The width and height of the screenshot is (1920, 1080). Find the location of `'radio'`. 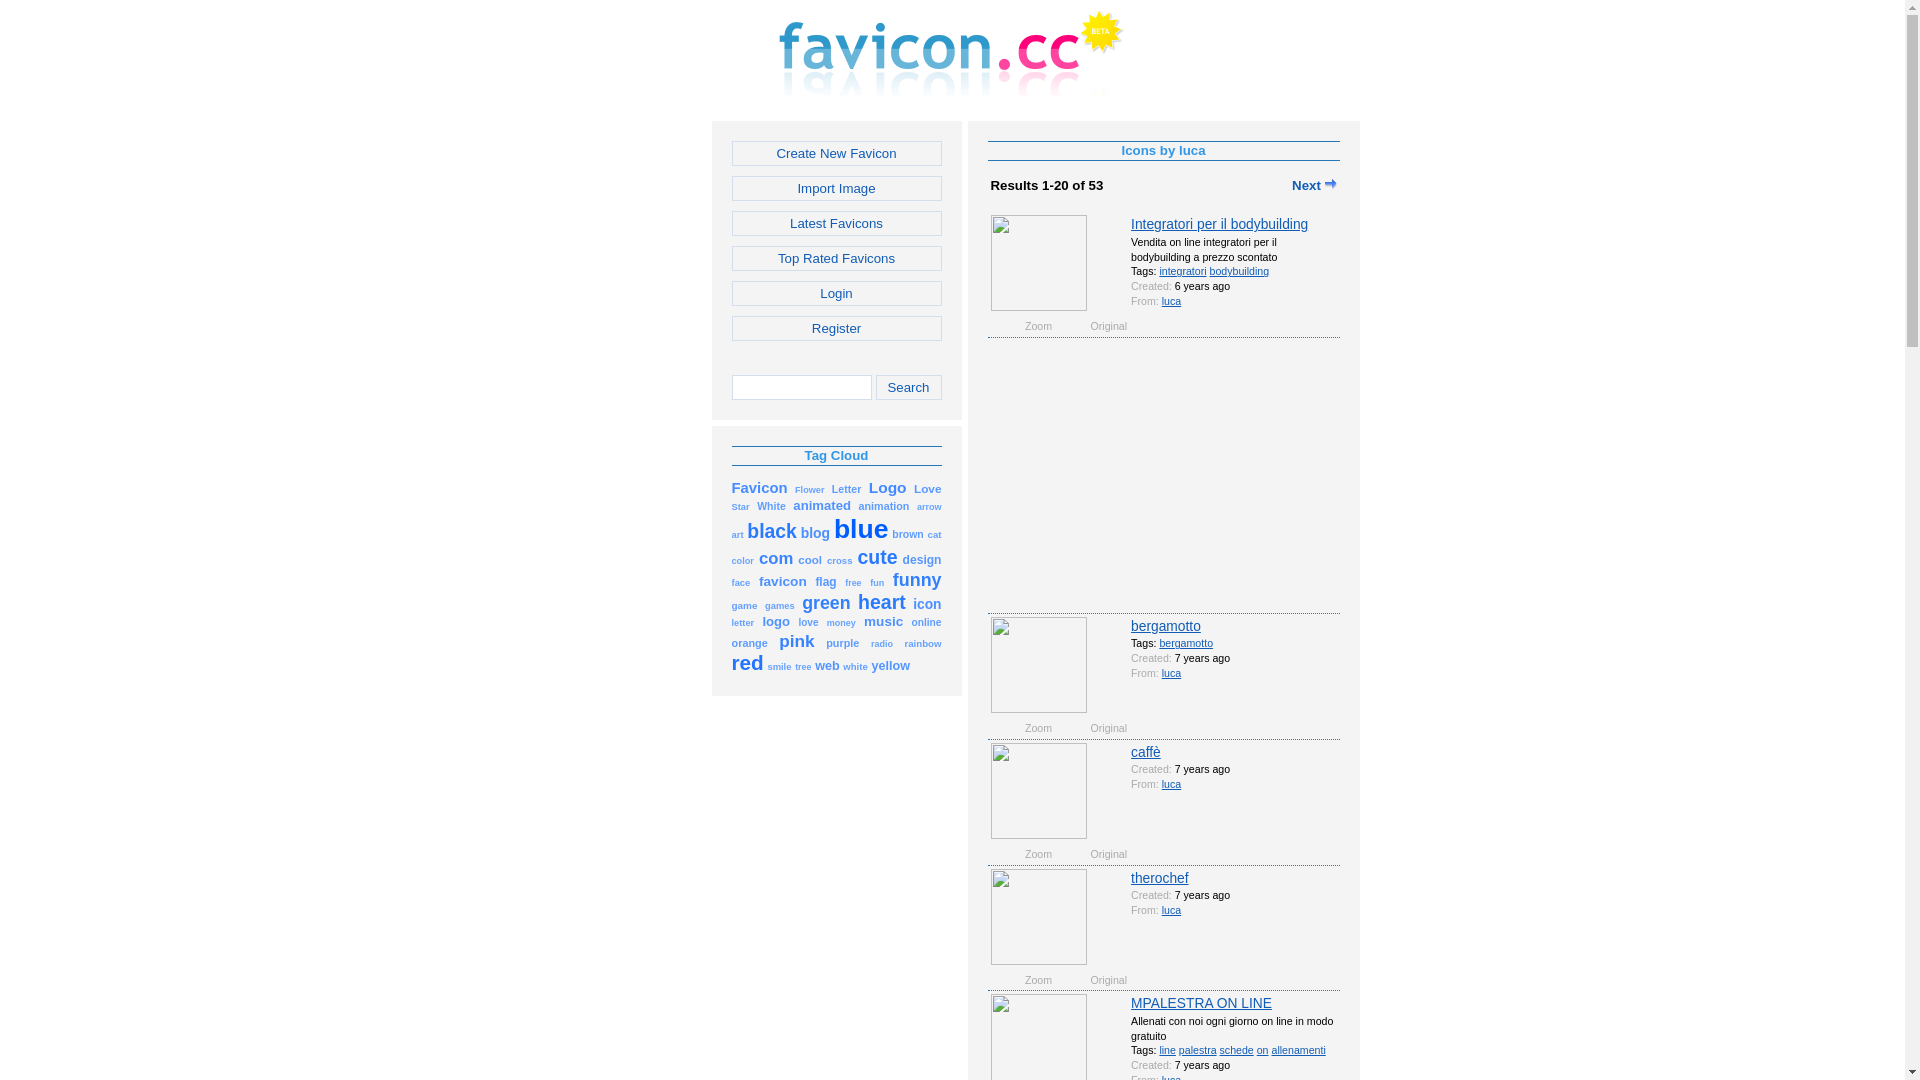

'radio' is located at coordinates (870, 642).